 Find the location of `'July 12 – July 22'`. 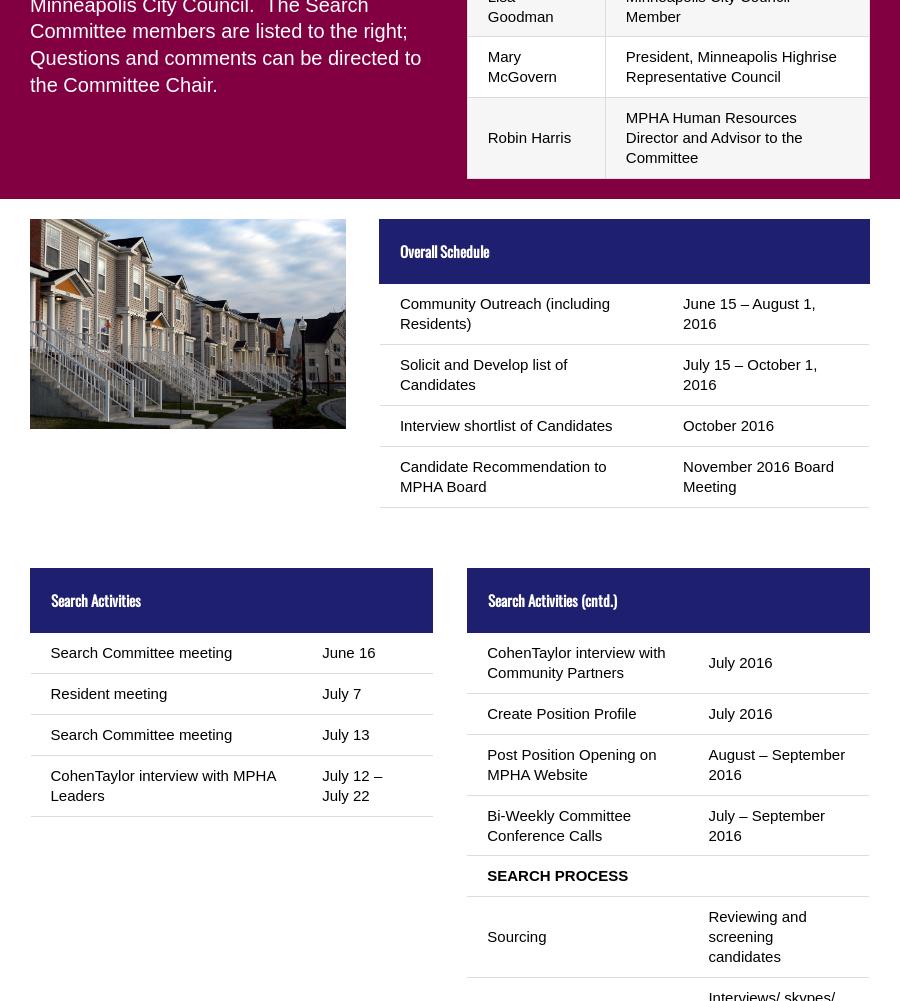

'July 12 – July 22' is located at coordinates (351, 784).